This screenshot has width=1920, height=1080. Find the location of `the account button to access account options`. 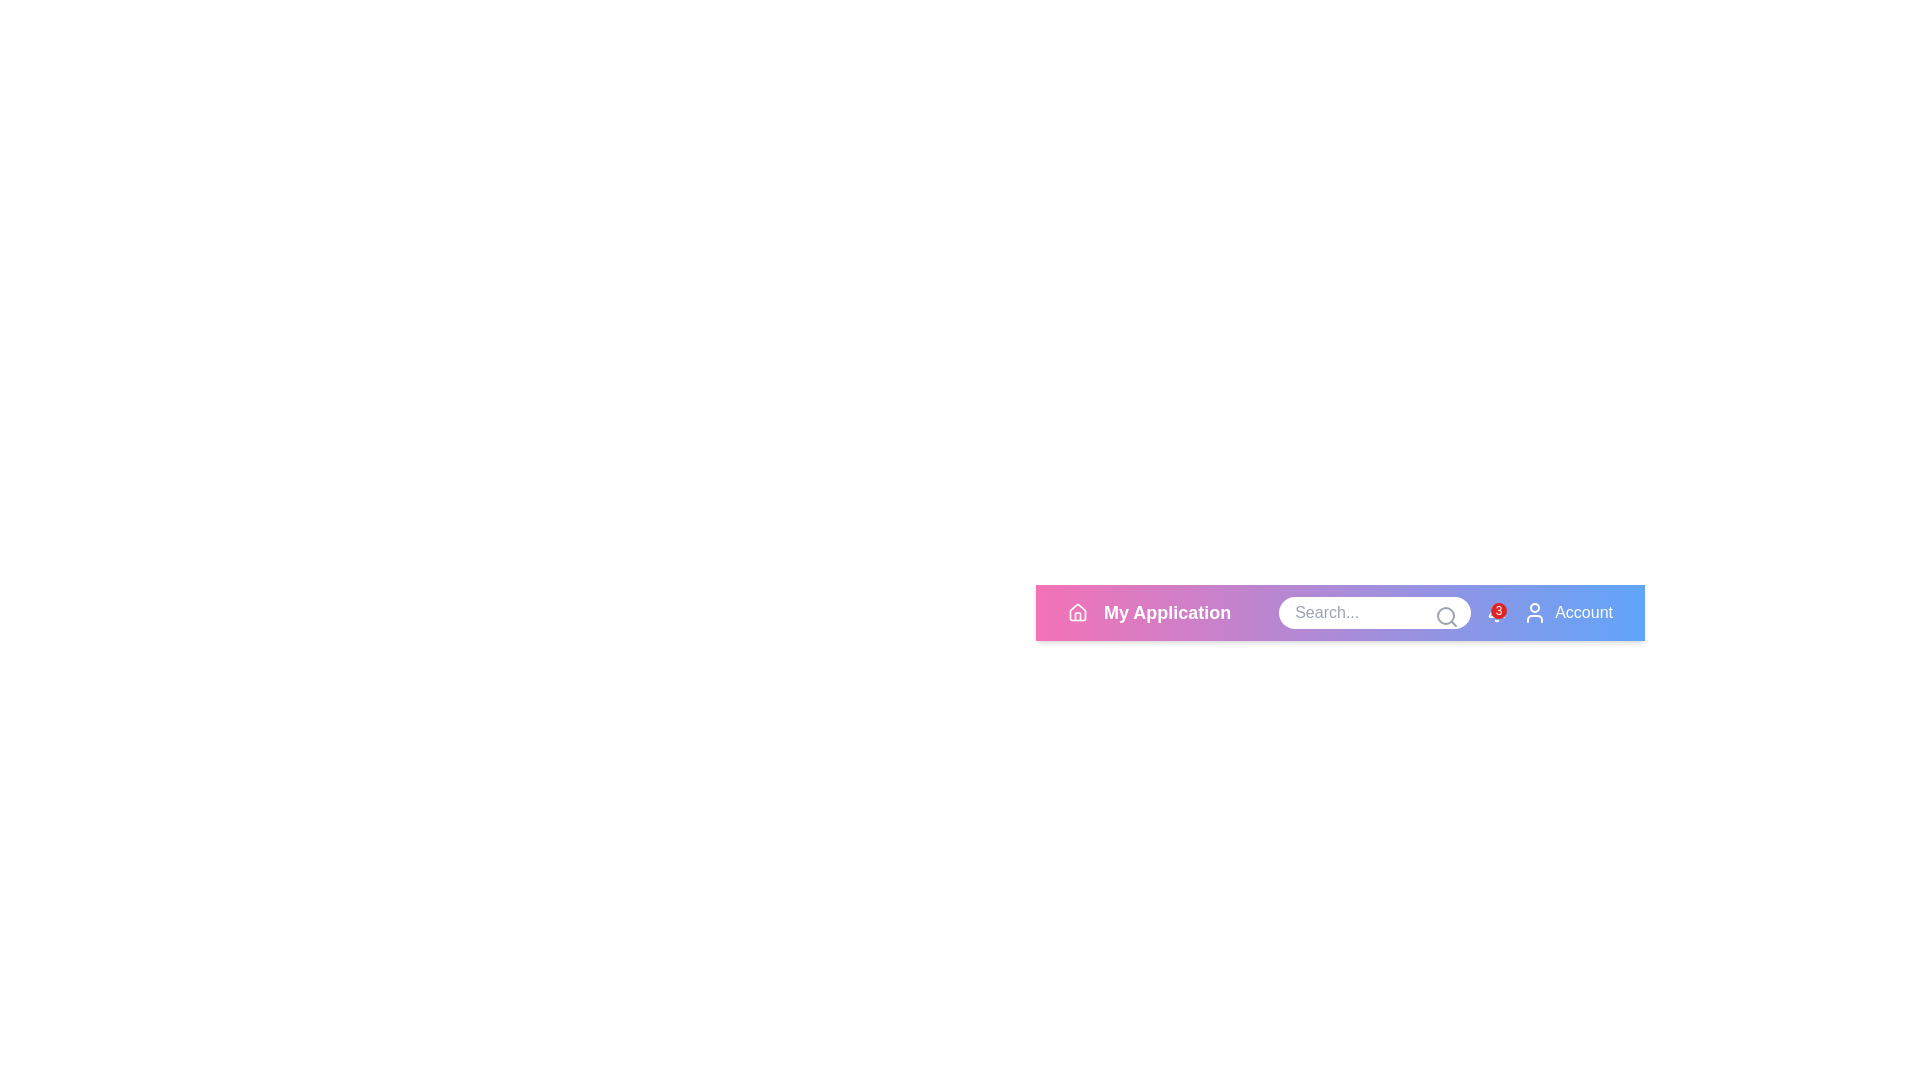

the account button to access account options is located at coordinates (1567, 612).